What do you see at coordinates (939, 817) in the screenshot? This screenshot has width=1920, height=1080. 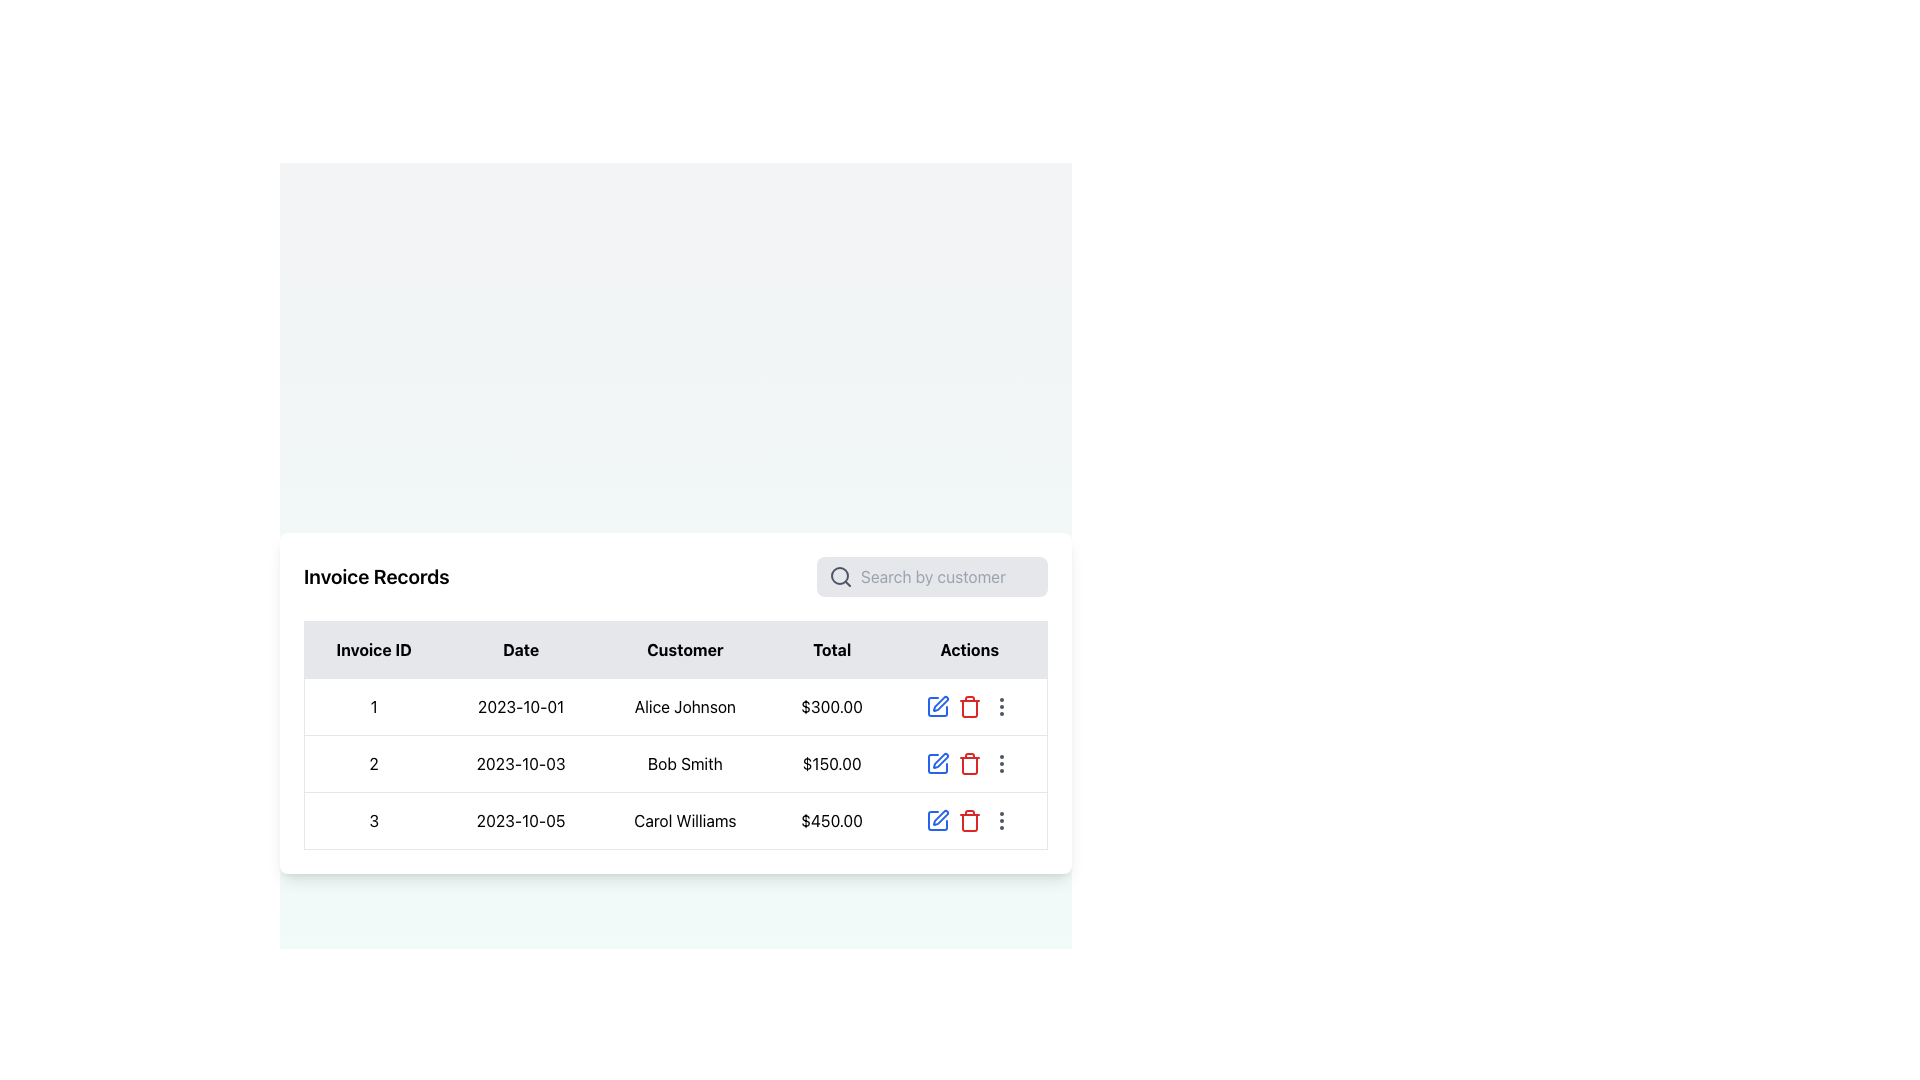 I see `the blue pen-shaped edit icon in the 'Actions' column of the third row for the invoice entry of 'Carol Williams'` at bounding box center [939, 817].